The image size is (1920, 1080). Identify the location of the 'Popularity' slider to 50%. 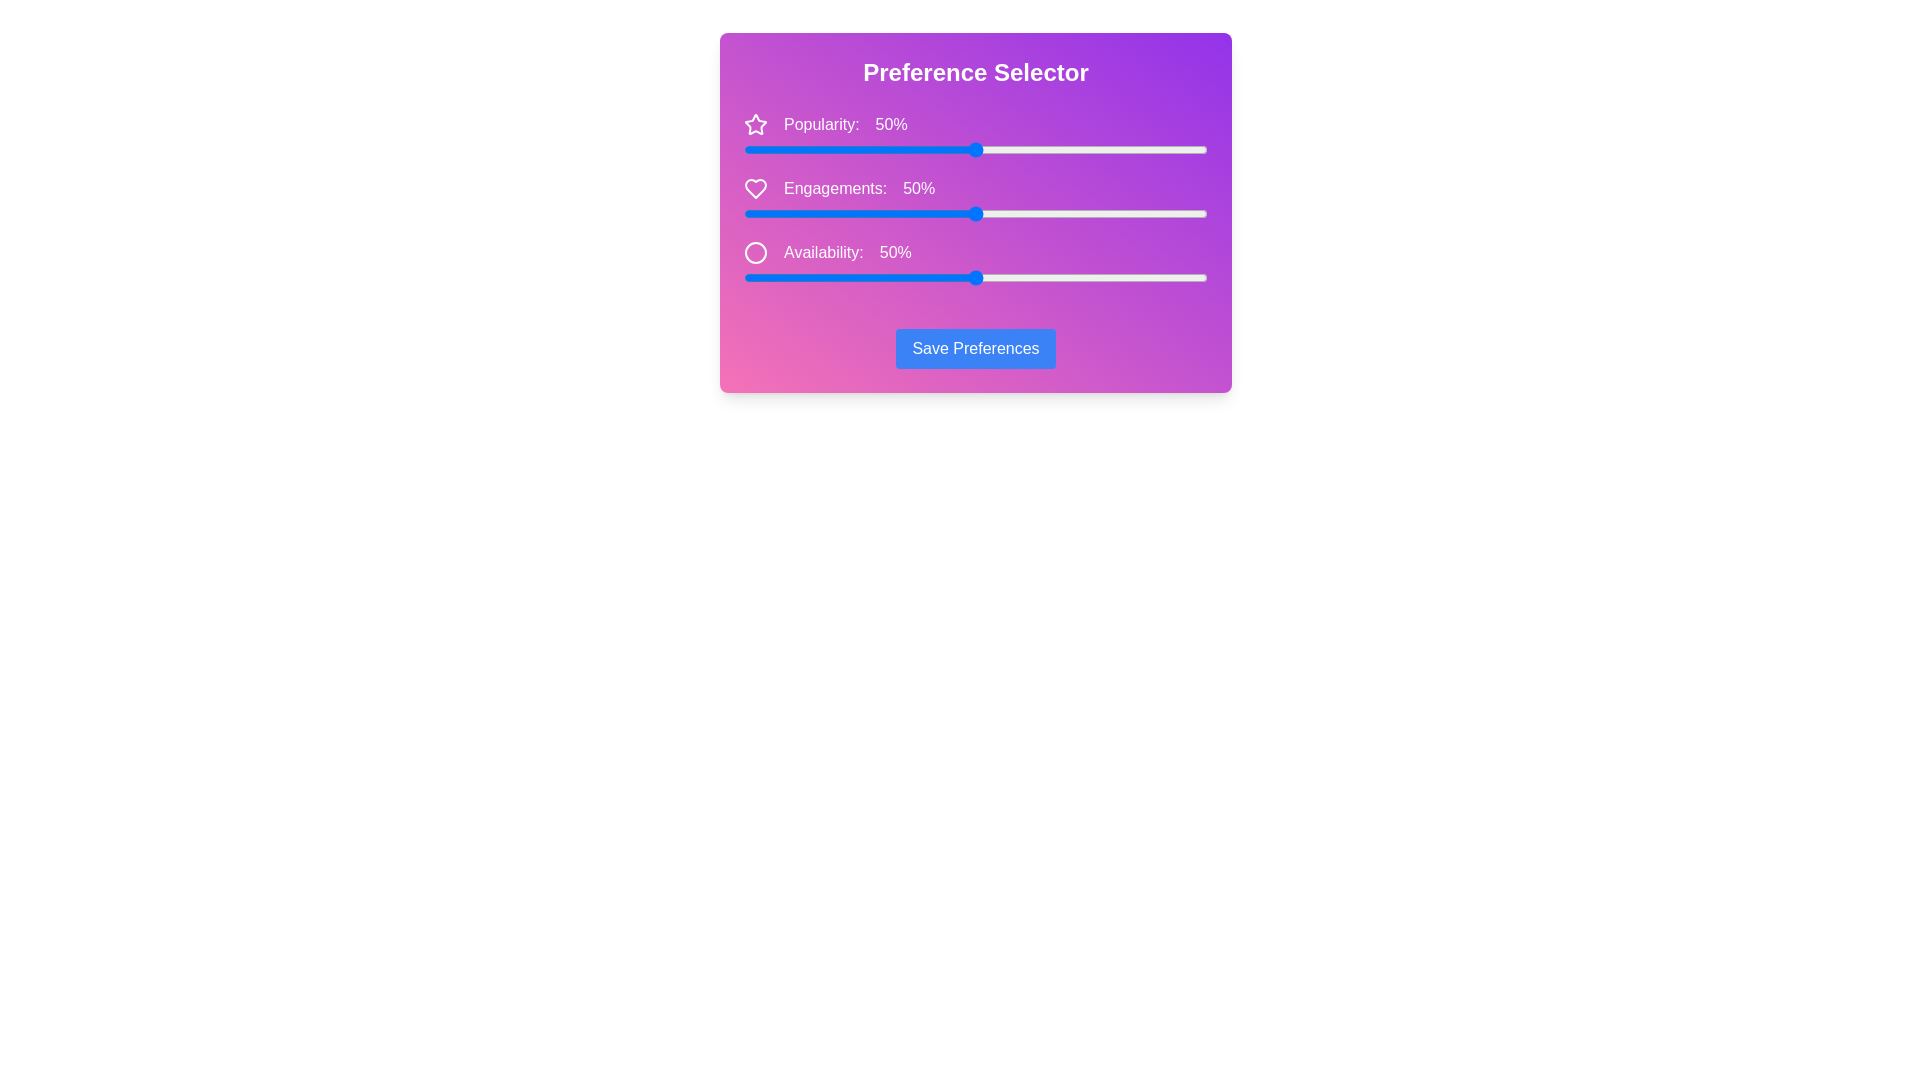
(975, 149).